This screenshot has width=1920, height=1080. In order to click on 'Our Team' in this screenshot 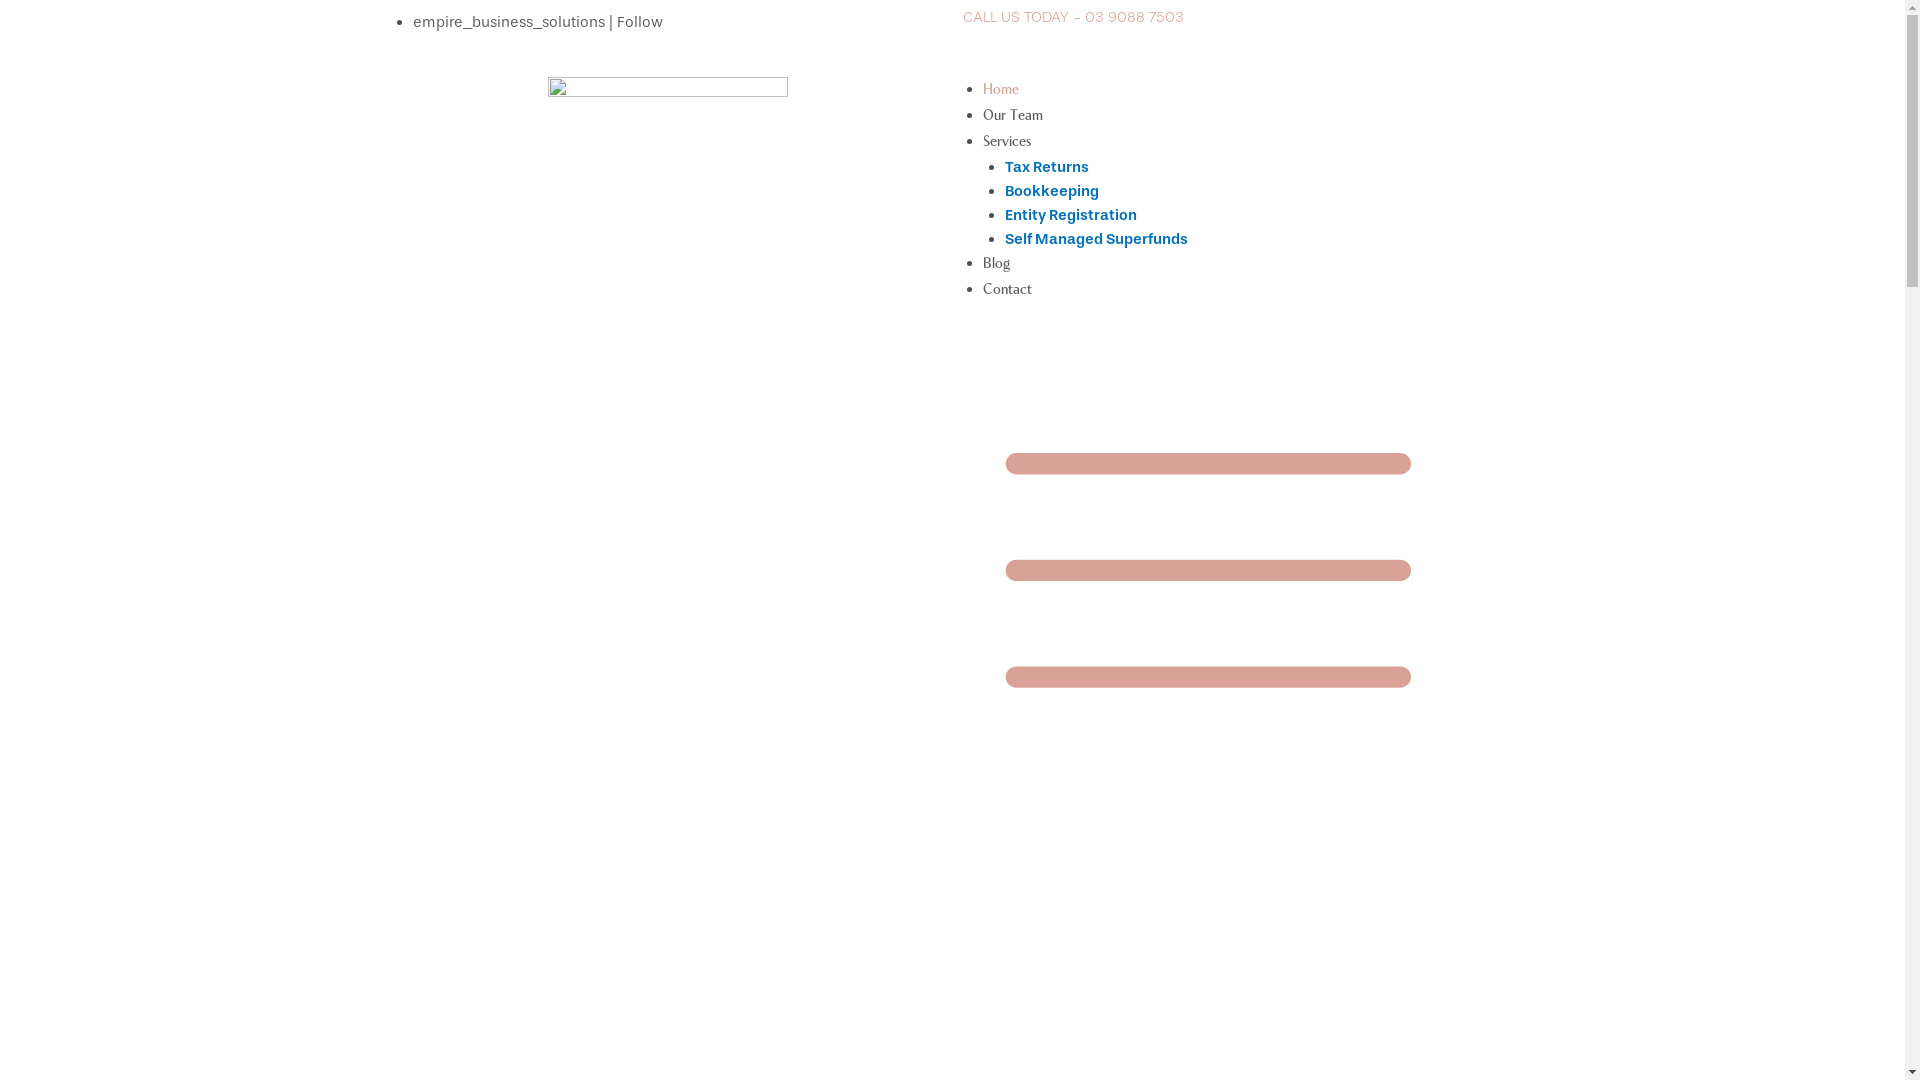, I will do `click(1012, 115)`.